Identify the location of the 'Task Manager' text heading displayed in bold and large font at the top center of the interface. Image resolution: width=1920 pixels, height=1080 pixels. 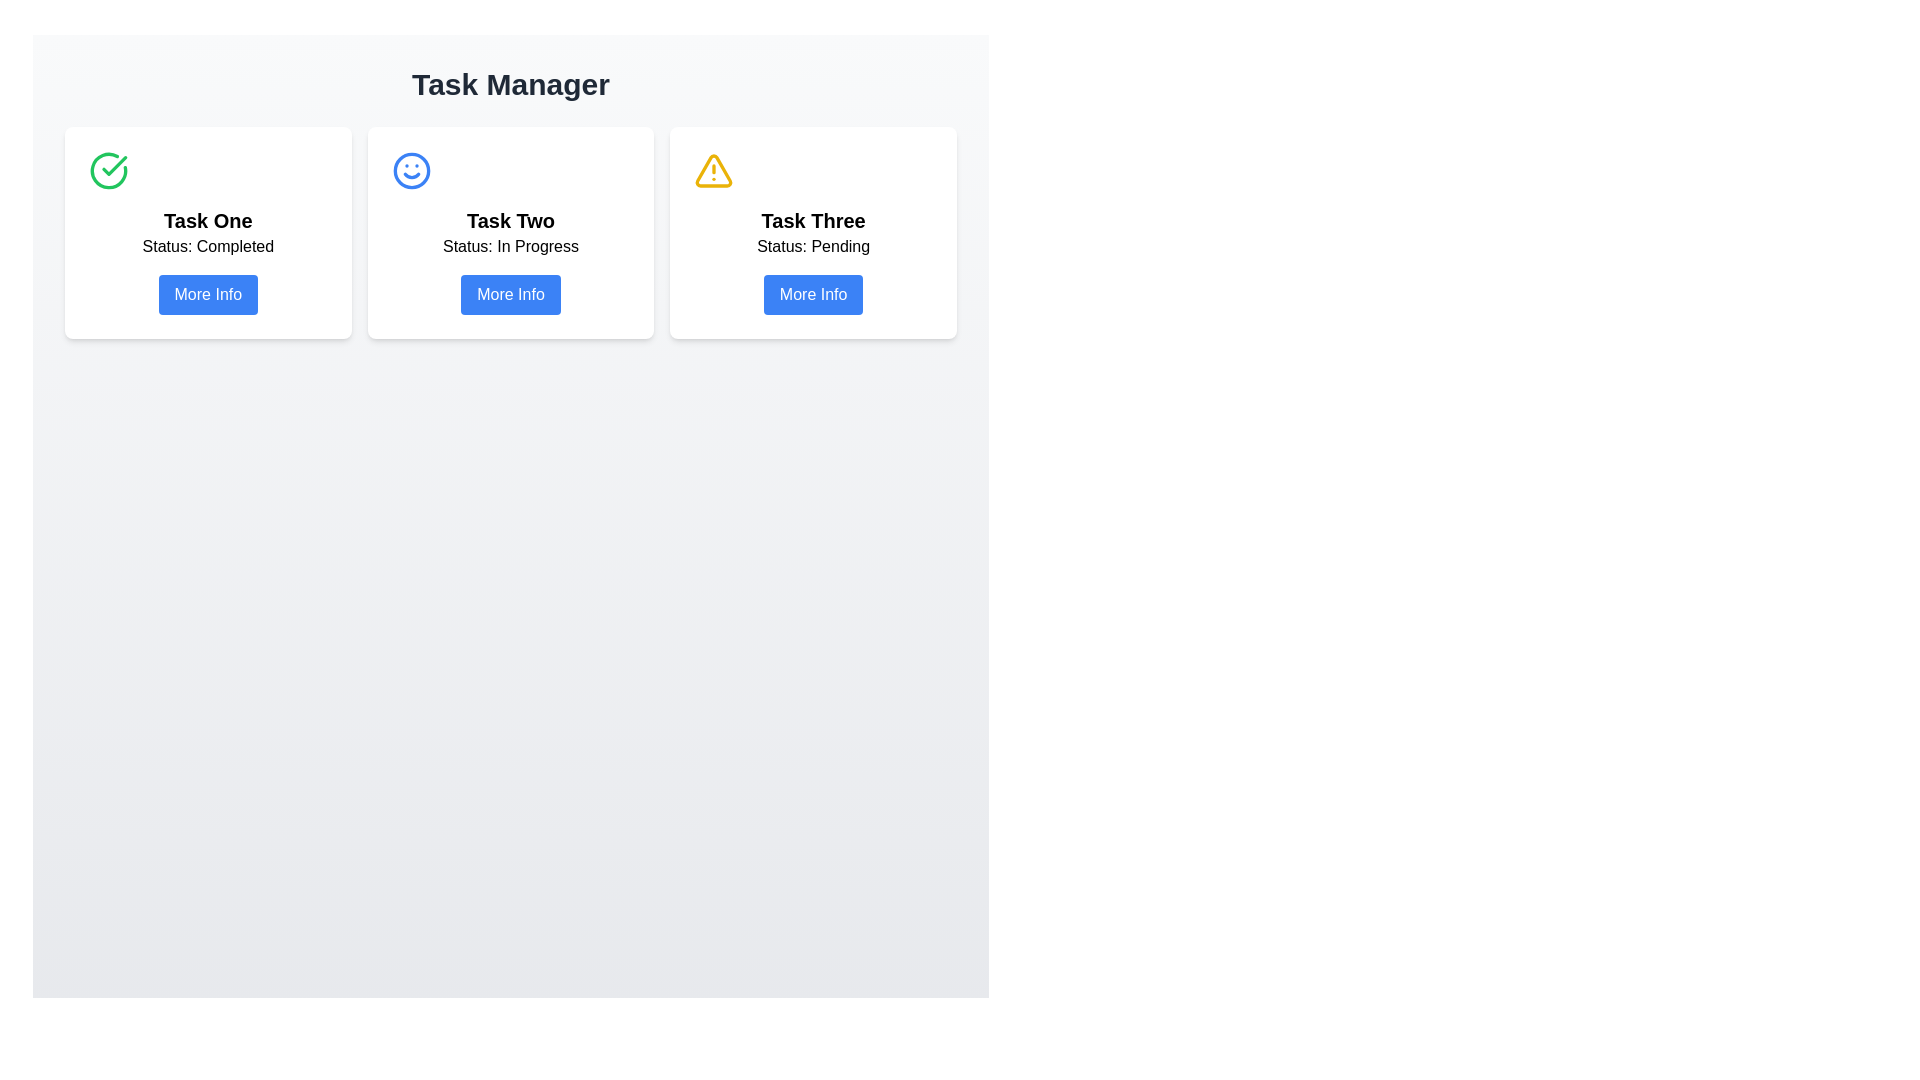
(510, 83).